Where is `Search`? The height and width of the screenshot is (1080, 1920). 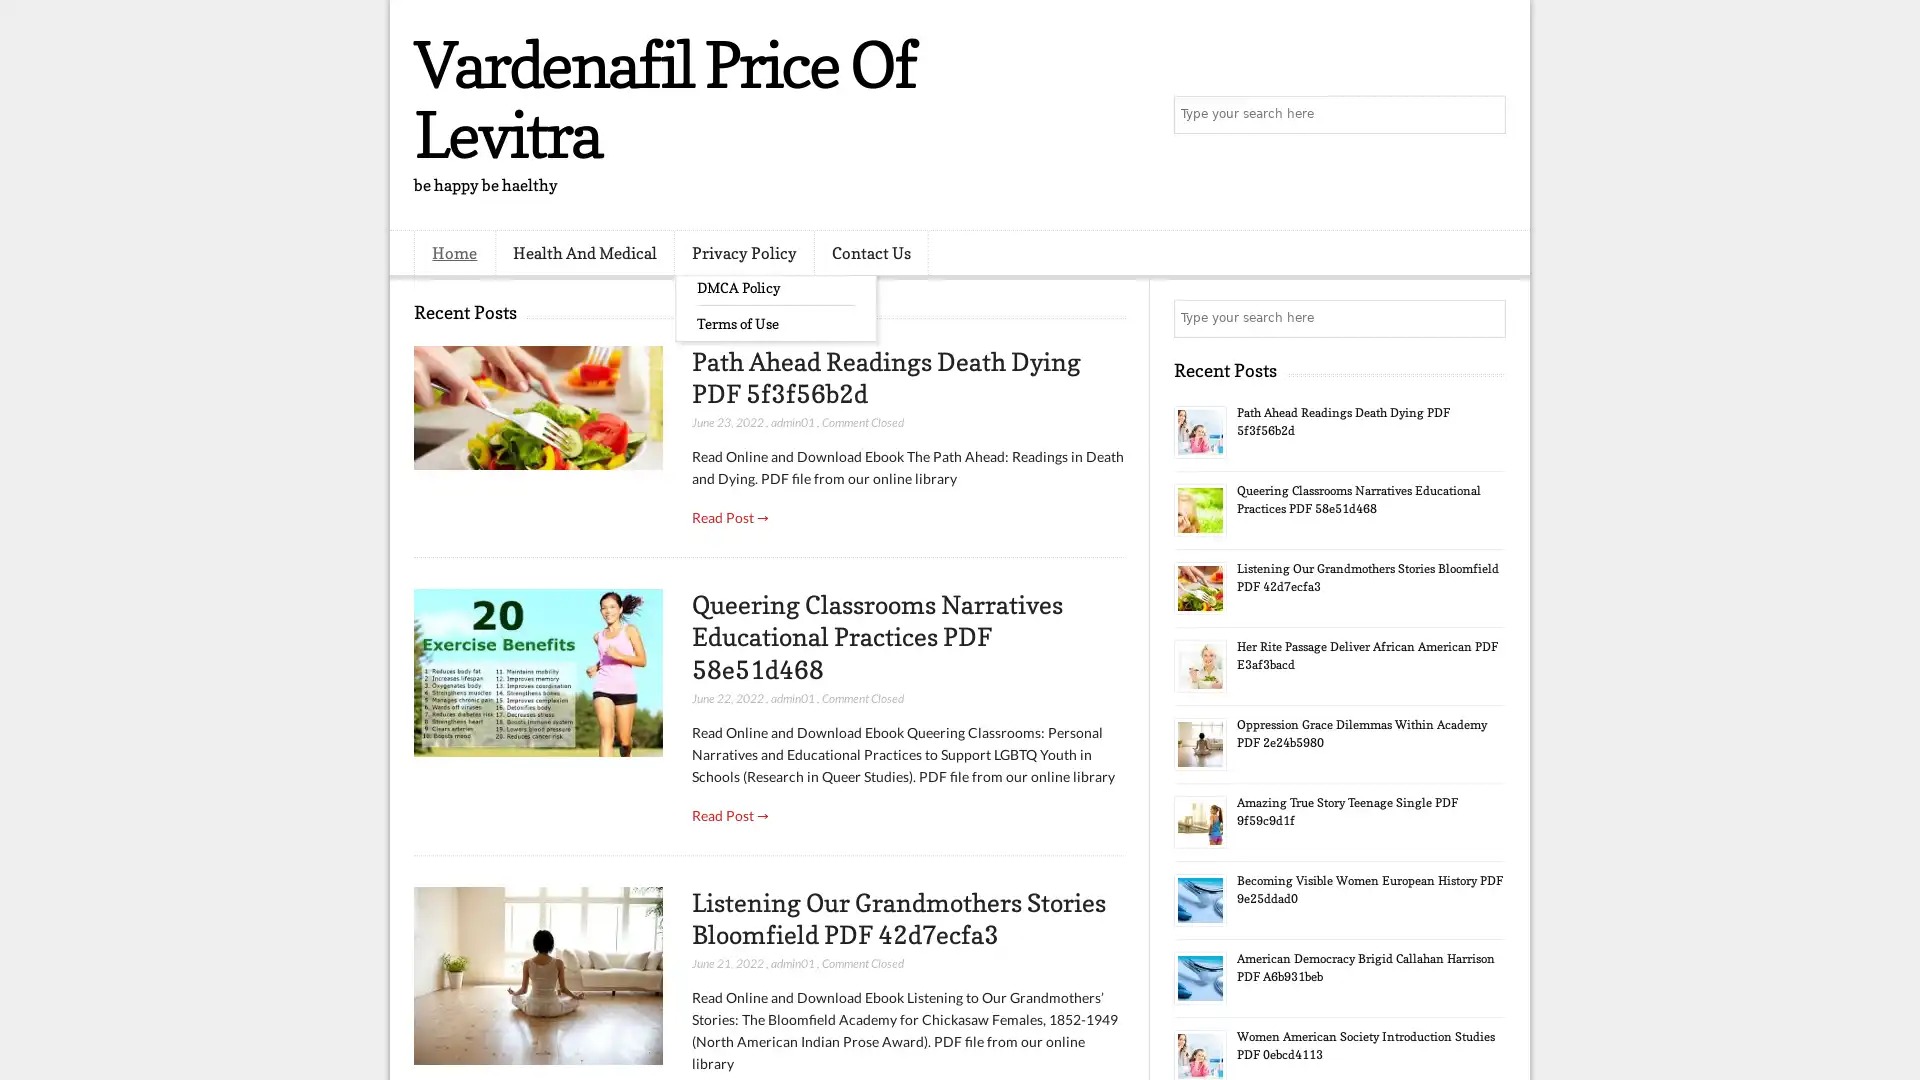
Search is located at coordinates (1485, 115).